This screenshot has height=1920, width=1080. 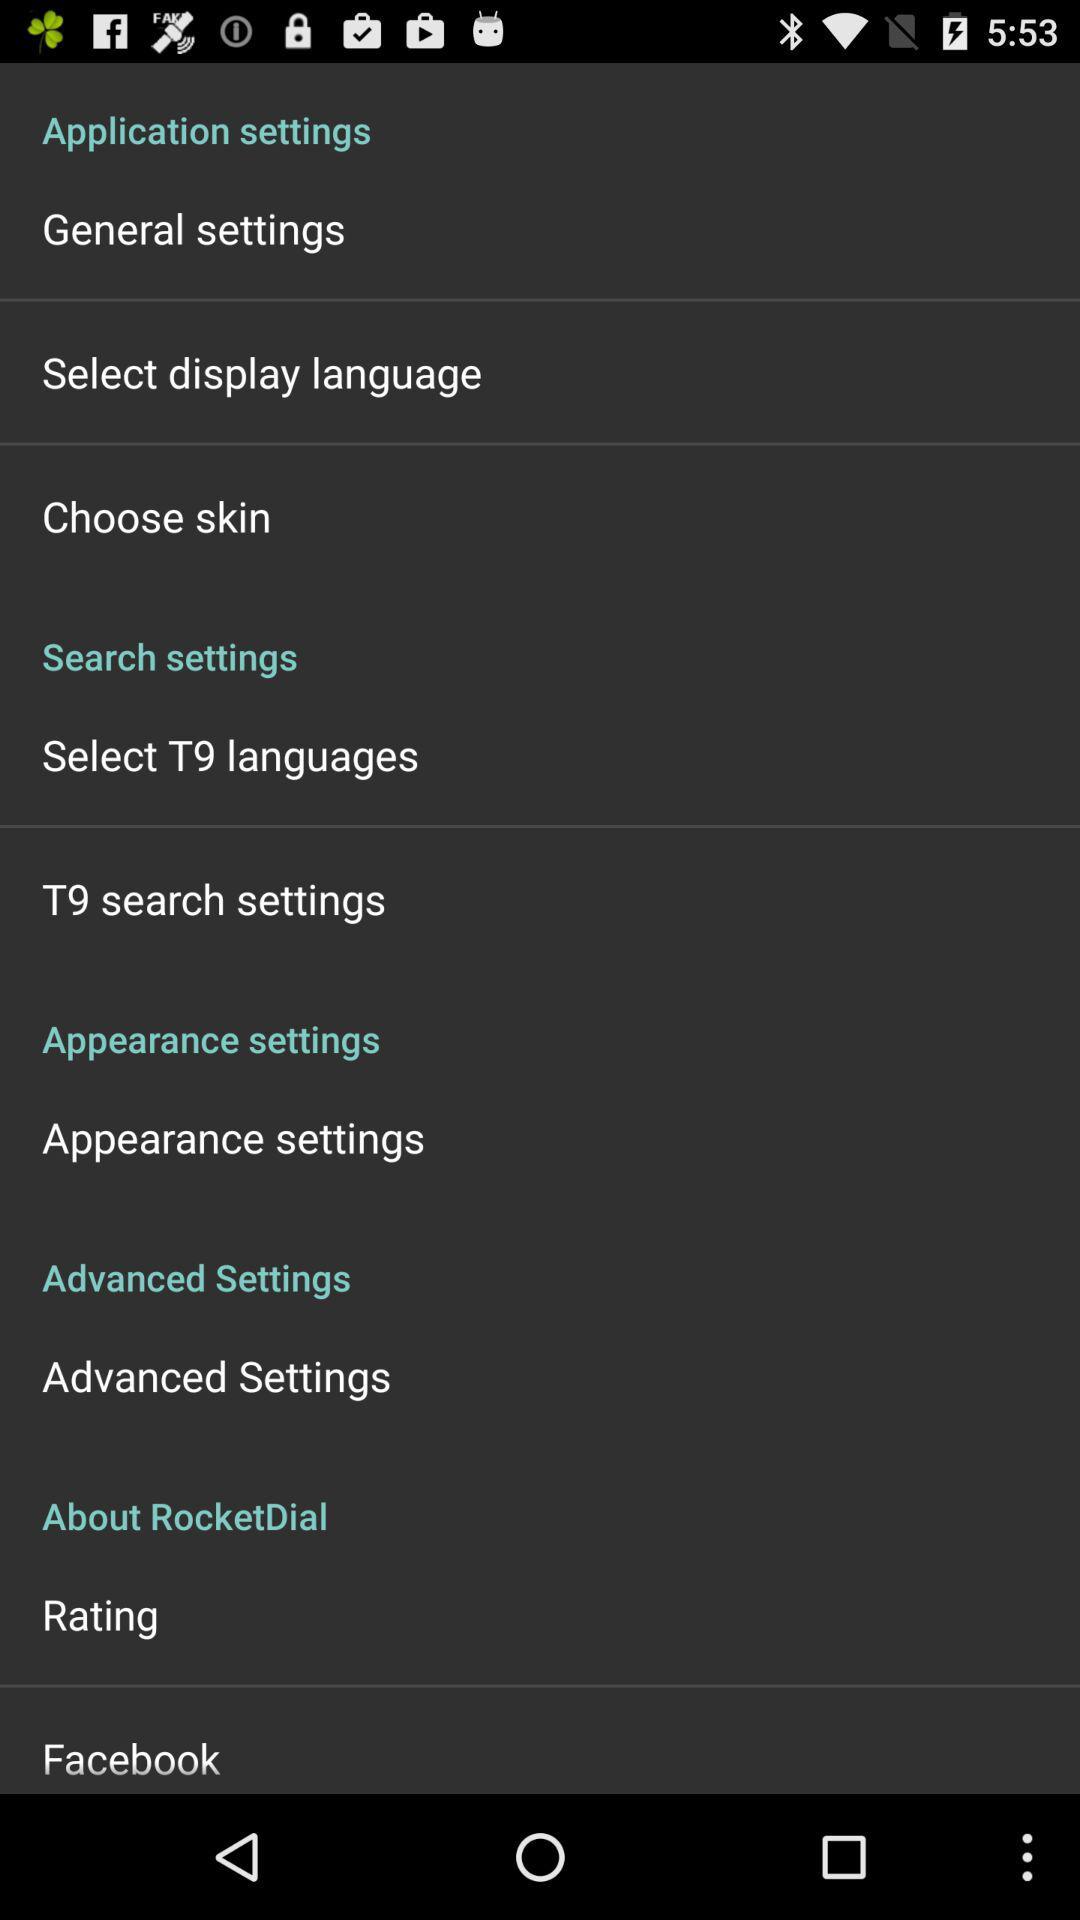 What do you see at coordinates (100, 1613) in the screenshot?
I see `the rating app` at bounding box center [100, 1613].